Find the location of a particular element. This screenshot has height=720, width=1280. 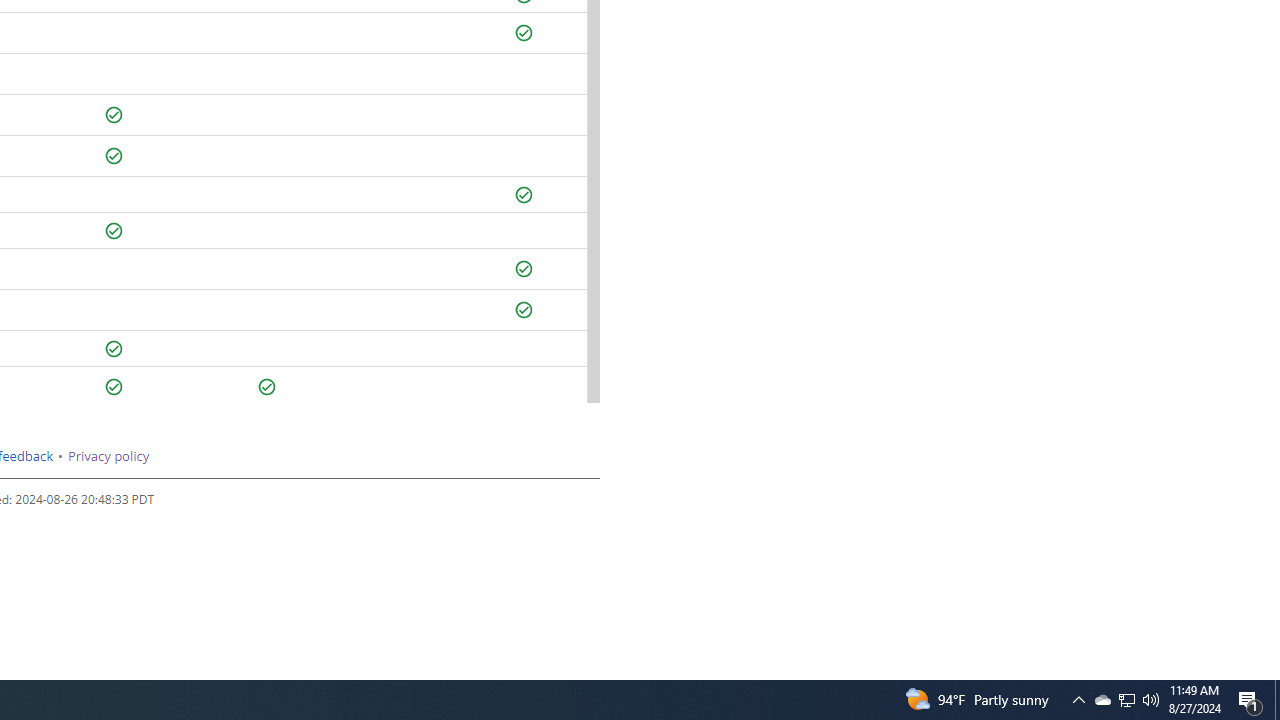

'Privacy policy' is located at coordinates (107, 456).